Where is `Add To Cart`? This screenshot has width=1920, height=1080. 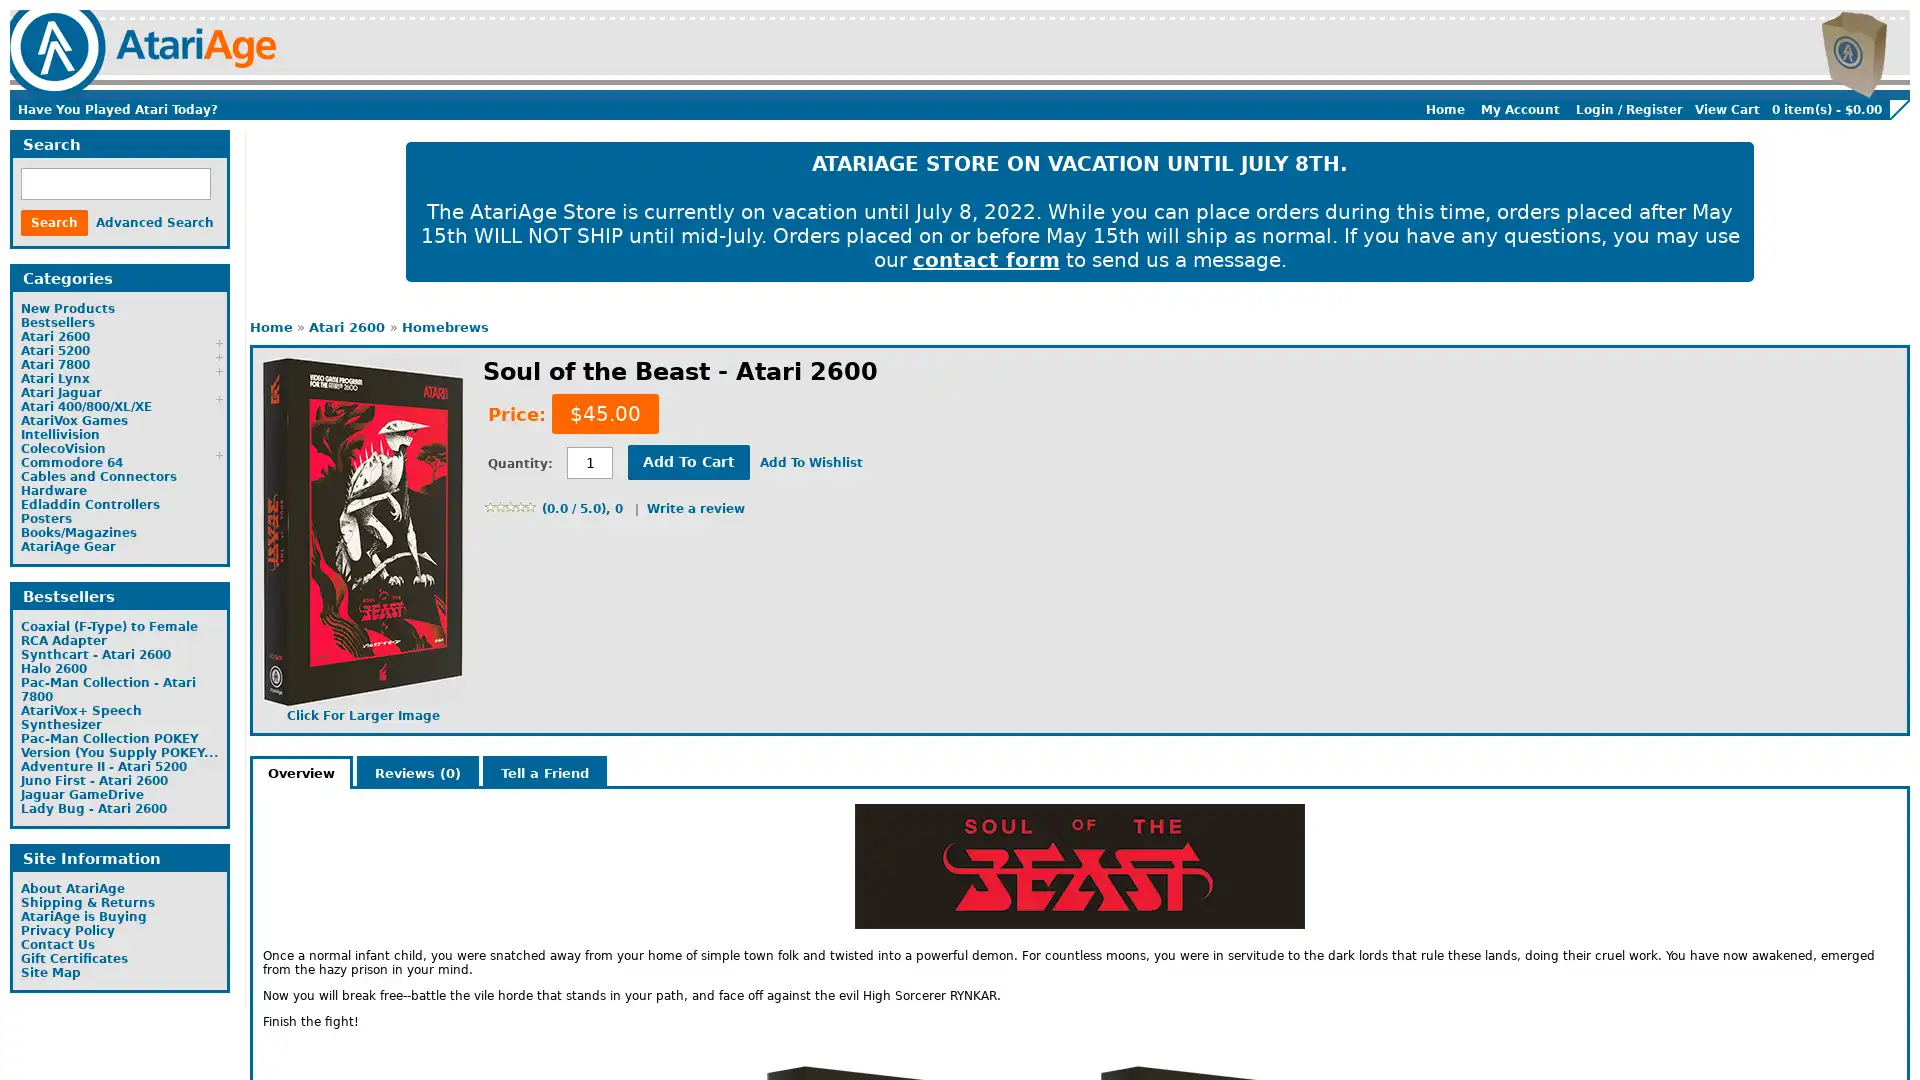
Add To Cart is located at coordinates (689, 462).